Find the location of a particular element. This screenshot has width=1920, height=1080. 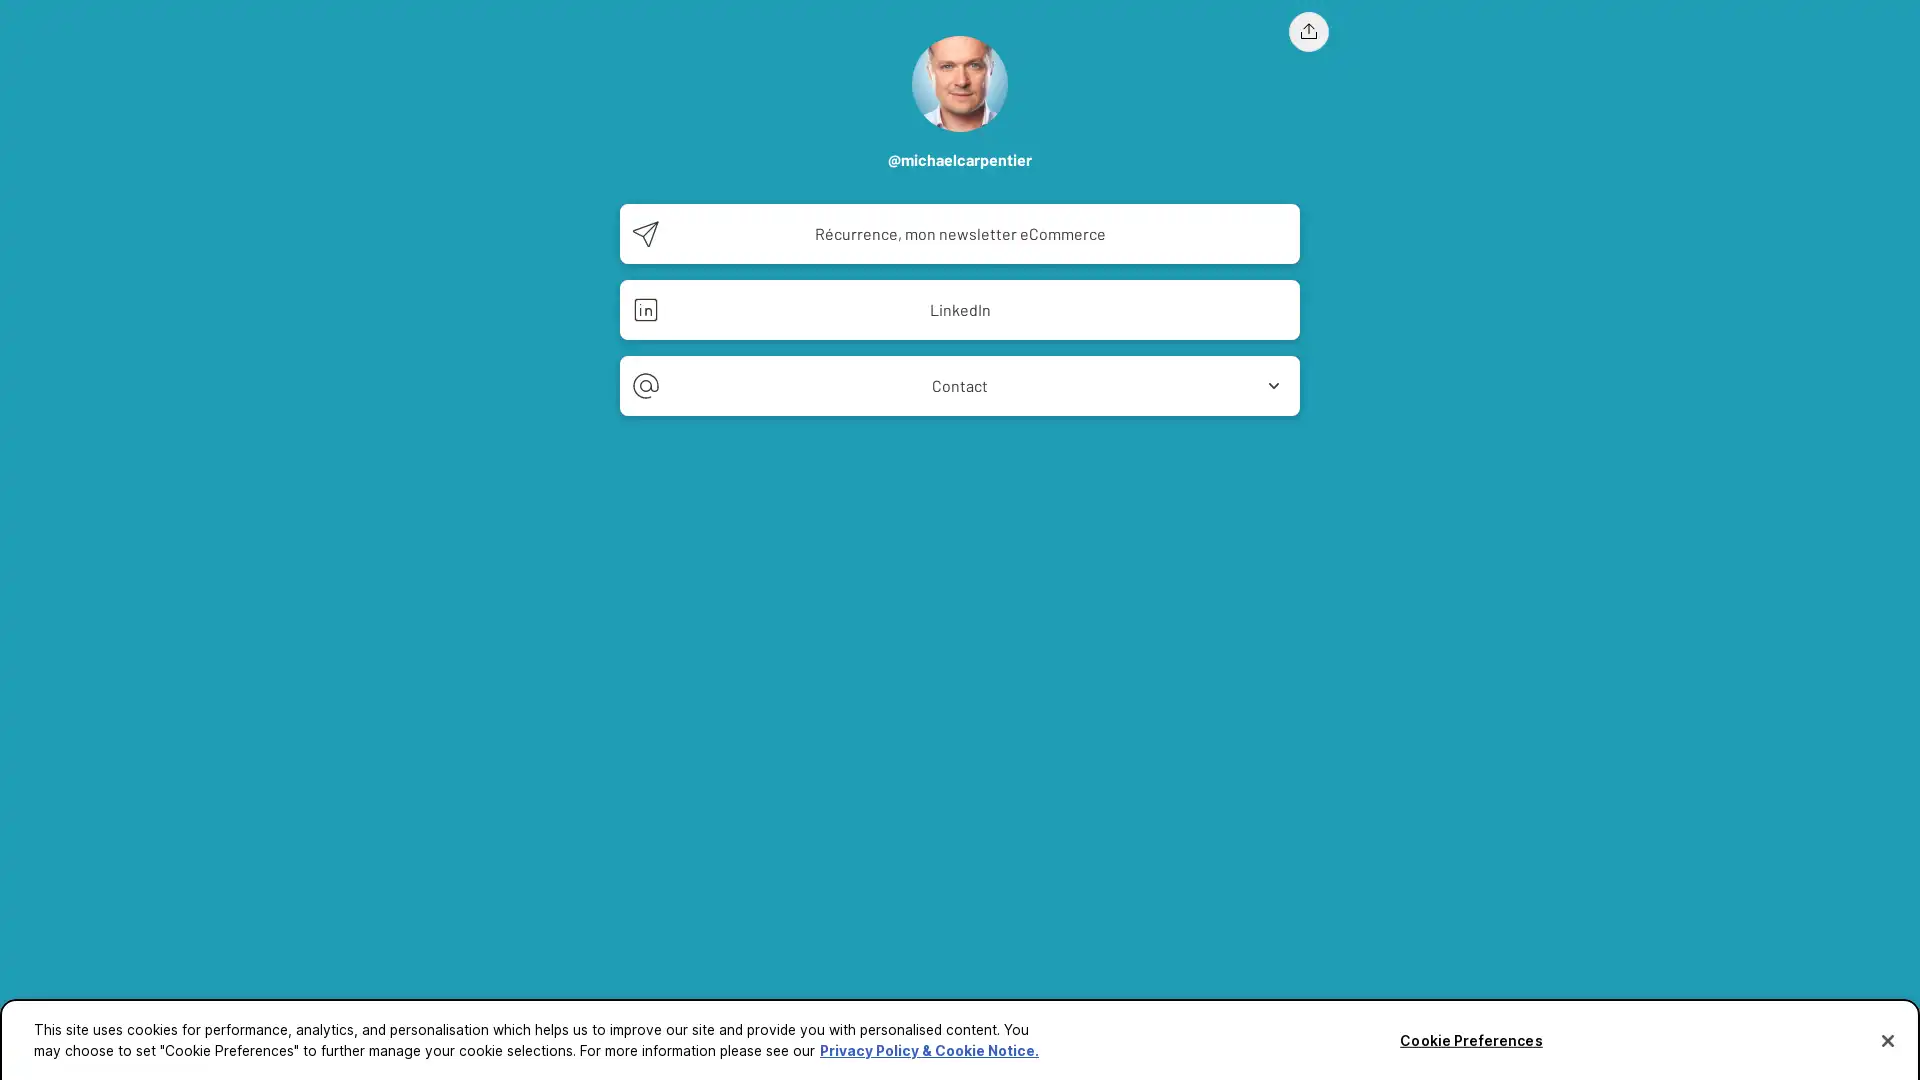

Cookie Preferences is located at coordinates (53, 1050).